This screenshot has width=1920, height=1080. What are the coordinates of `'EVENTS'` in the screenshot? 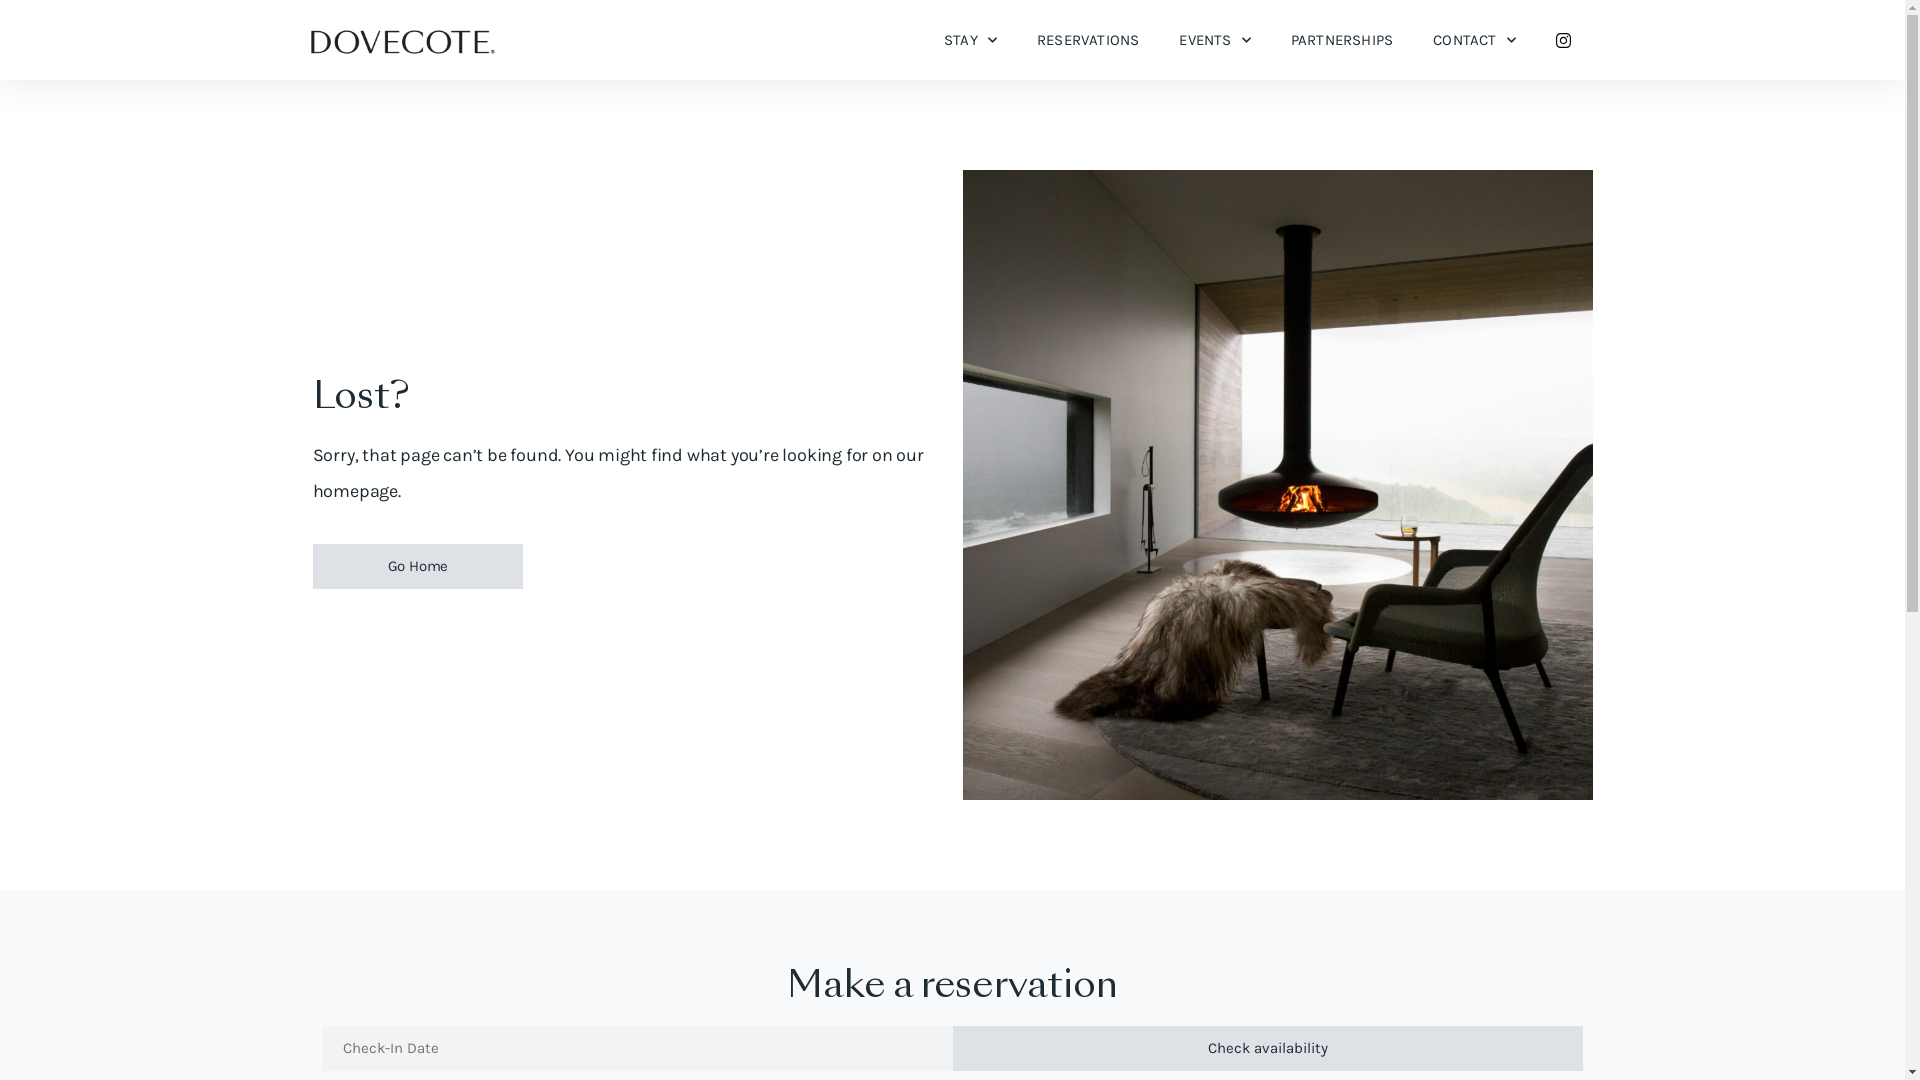 It's located at (1213, 39).